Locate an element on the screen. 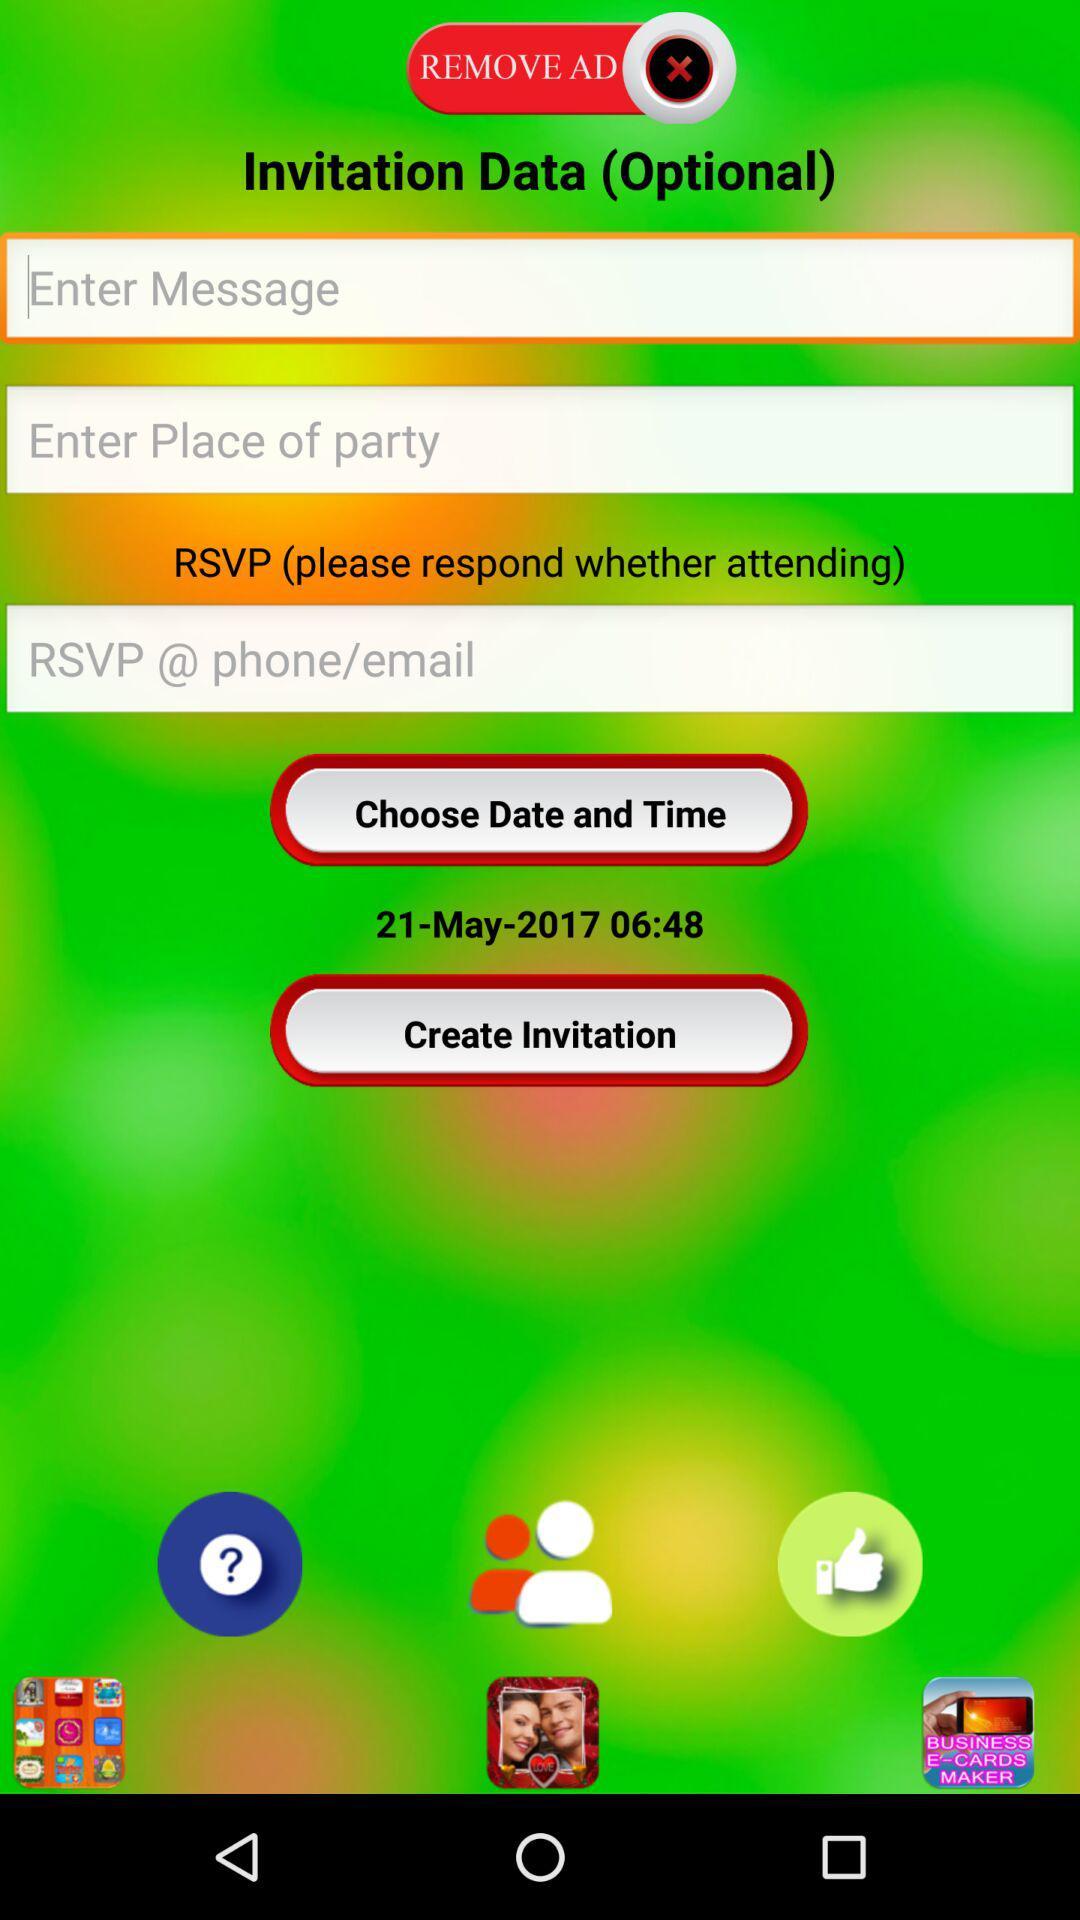 The image size is (1080, 1920). icon below the create invitation icon is located at coordinates (538, 1563).